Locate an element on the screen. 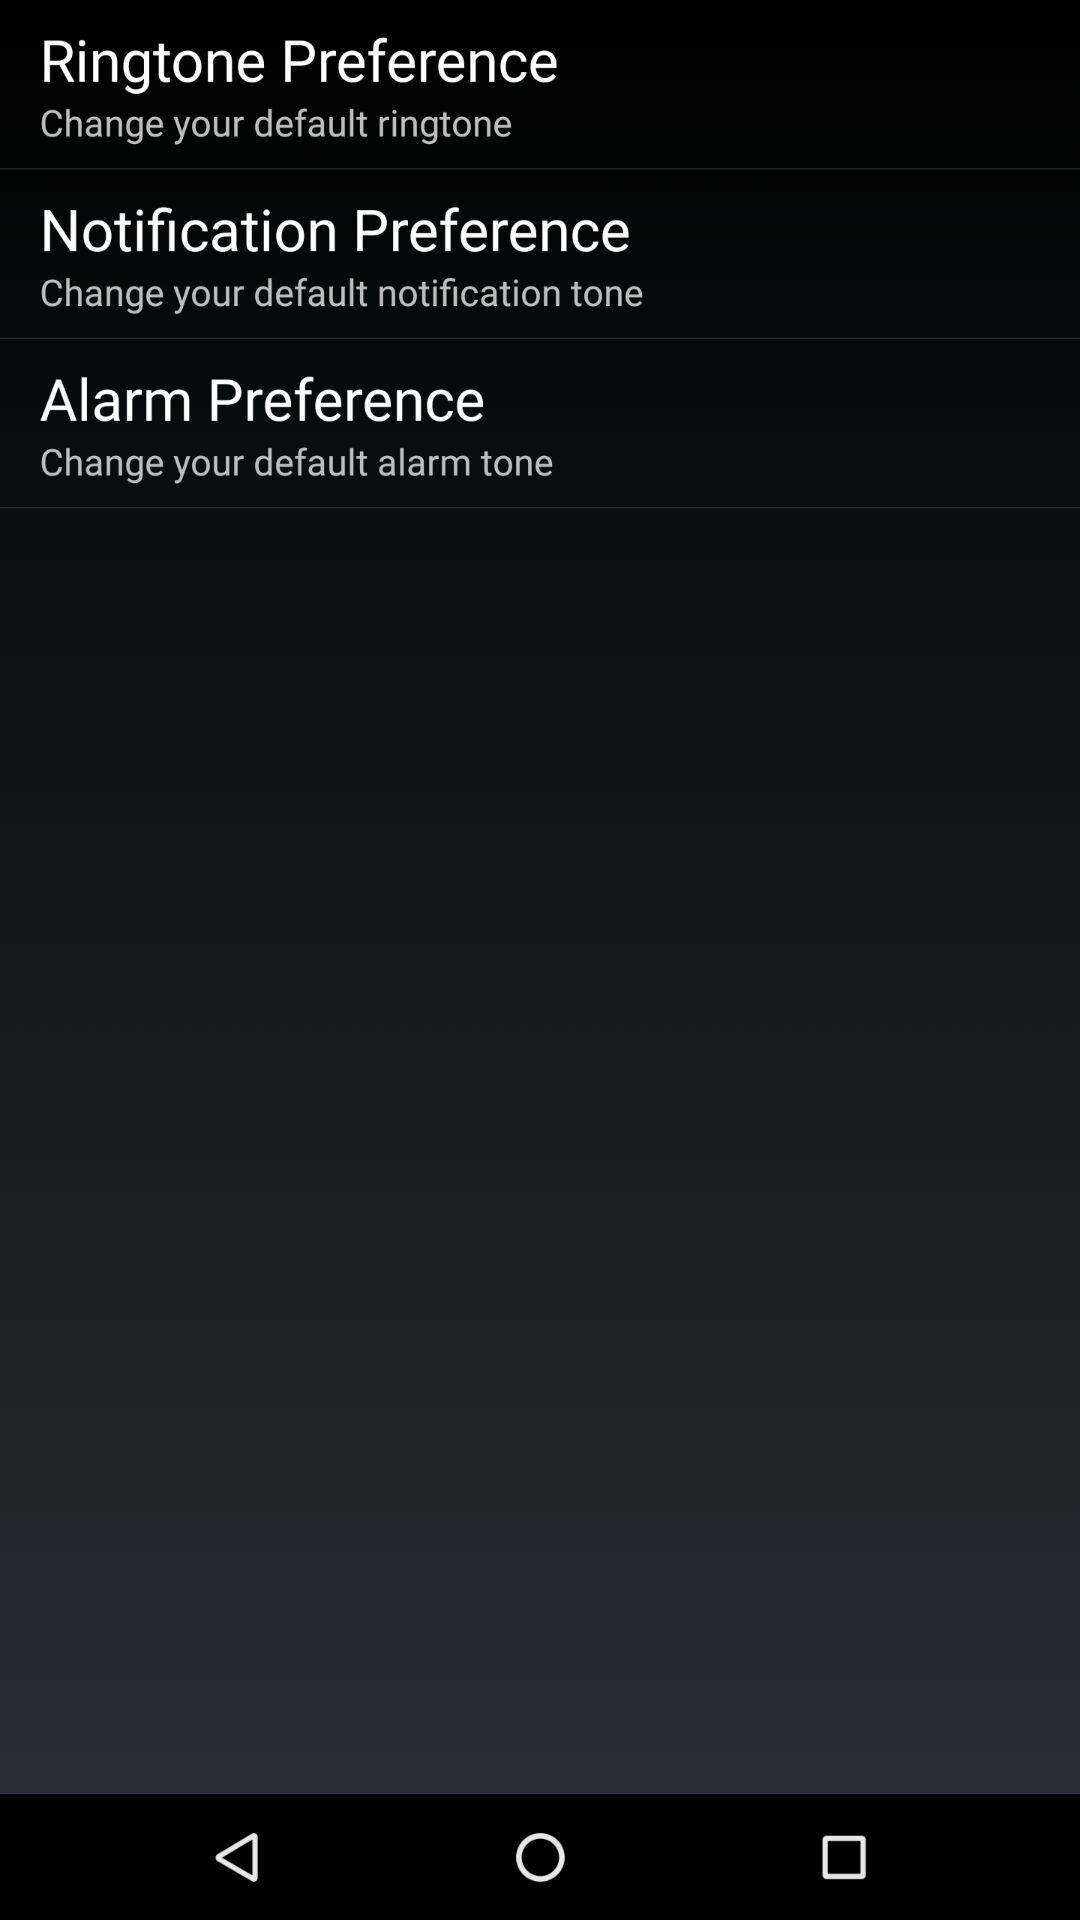  the notification preference item is located at coordinates (334, 228).